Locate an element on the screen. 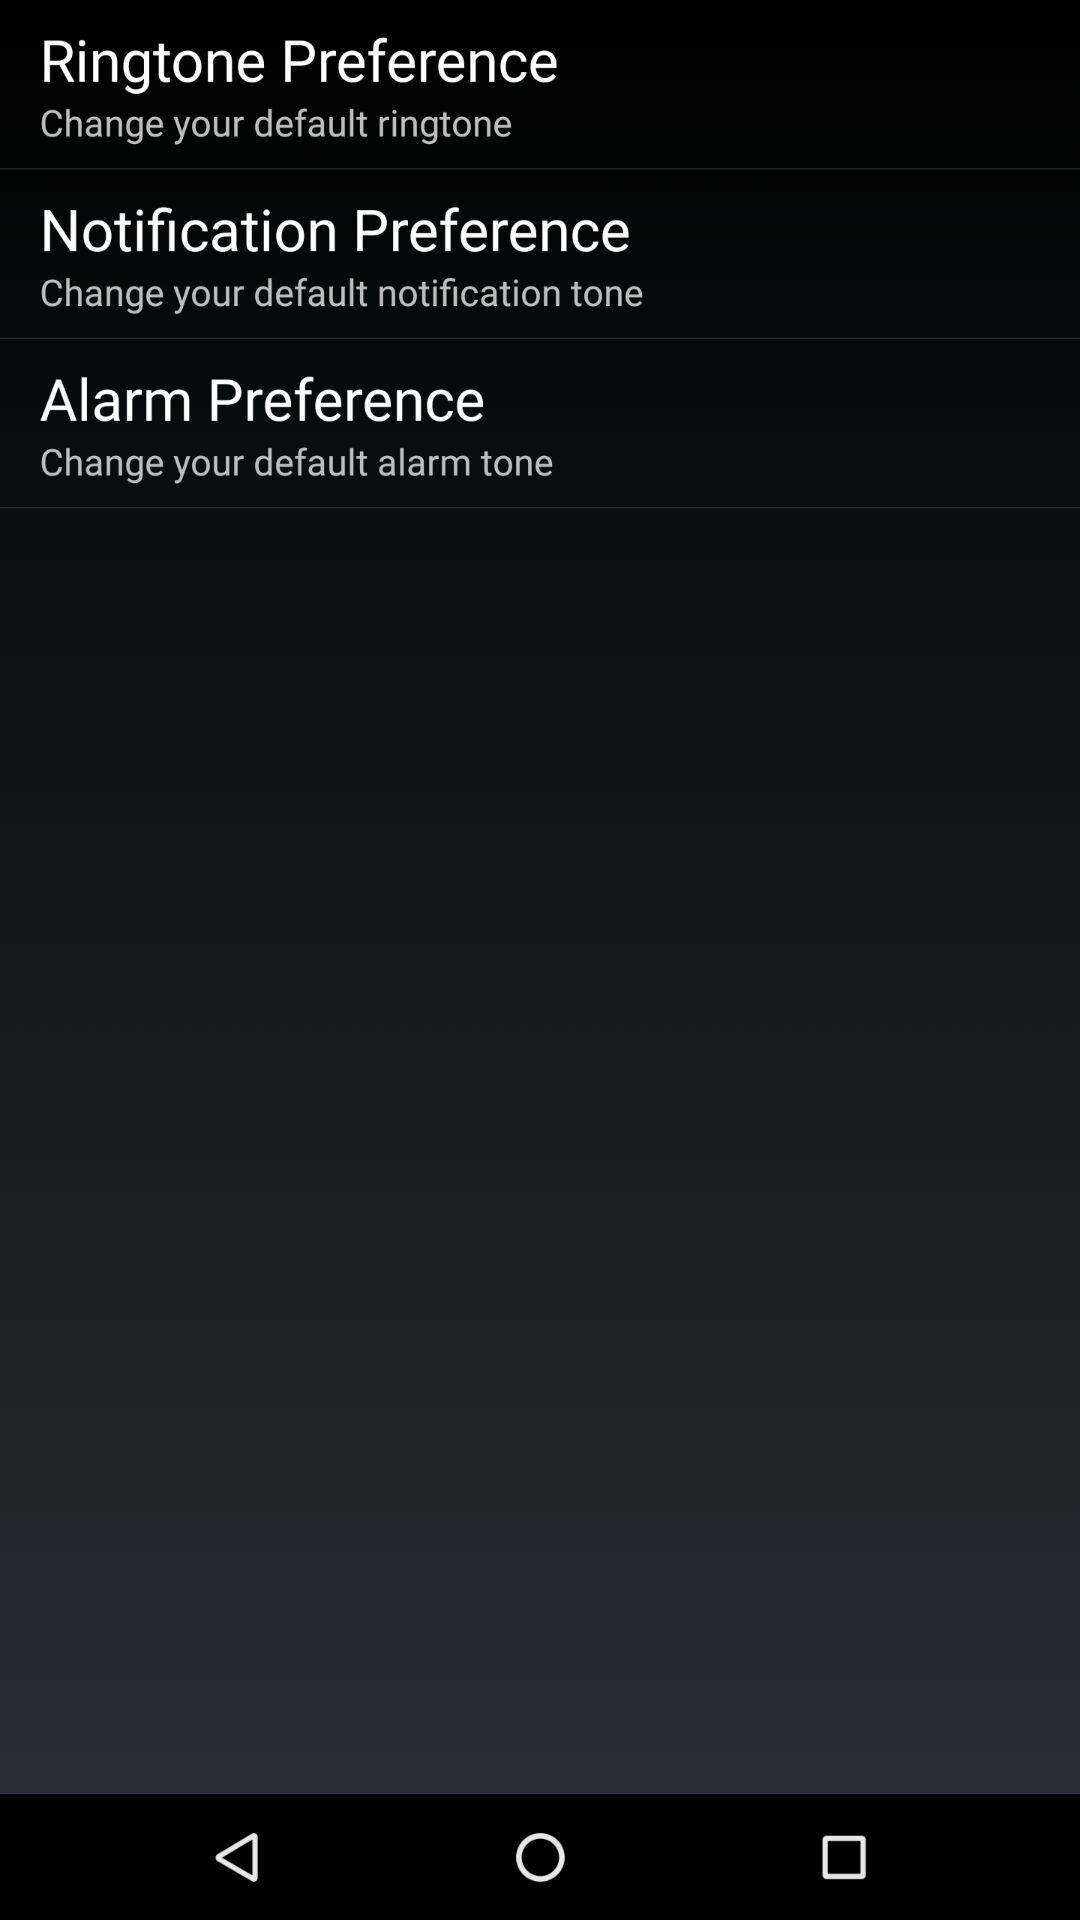  the notification preference item is located at coordinates (334, 228).